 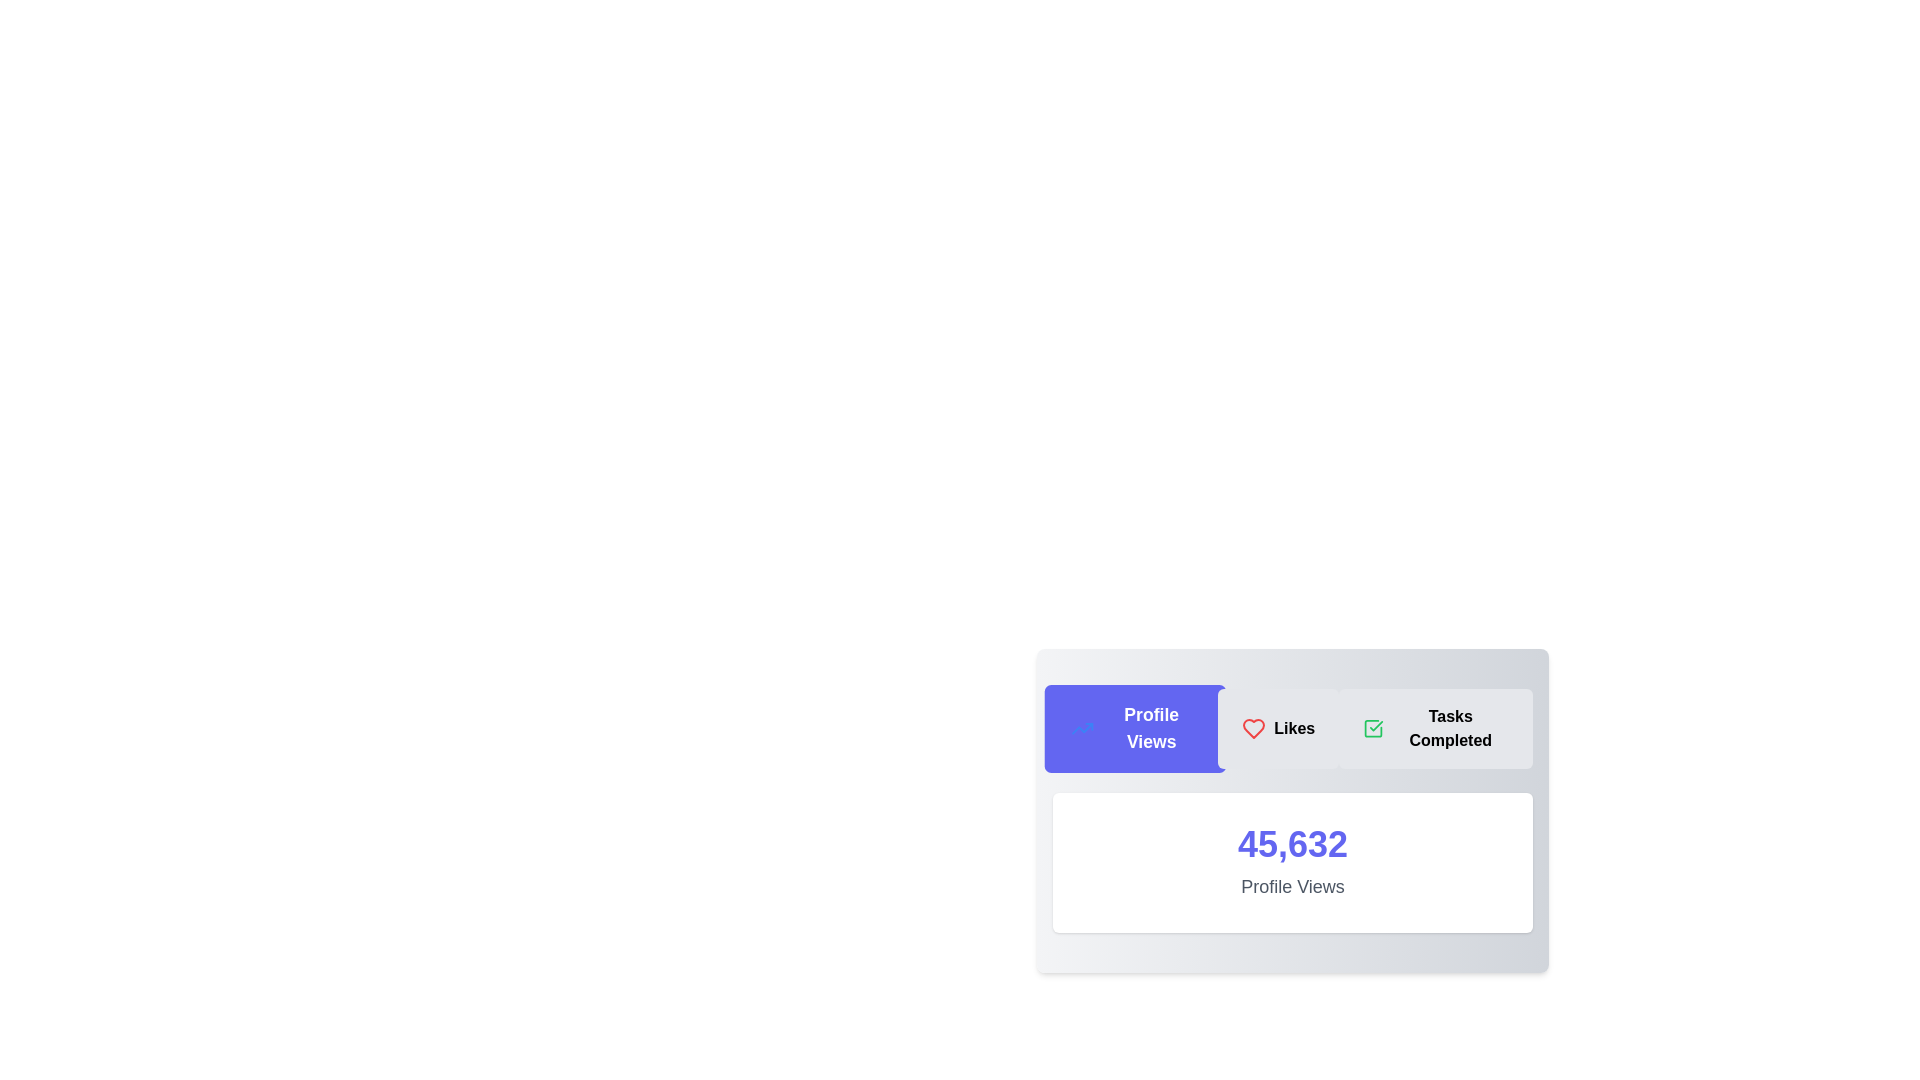 What do you see at coordinates (1435, 729) in the screenshot?
I see `the tab labeled Tasks Completed to observe its hover effect` at bounding box center [1435, 729].